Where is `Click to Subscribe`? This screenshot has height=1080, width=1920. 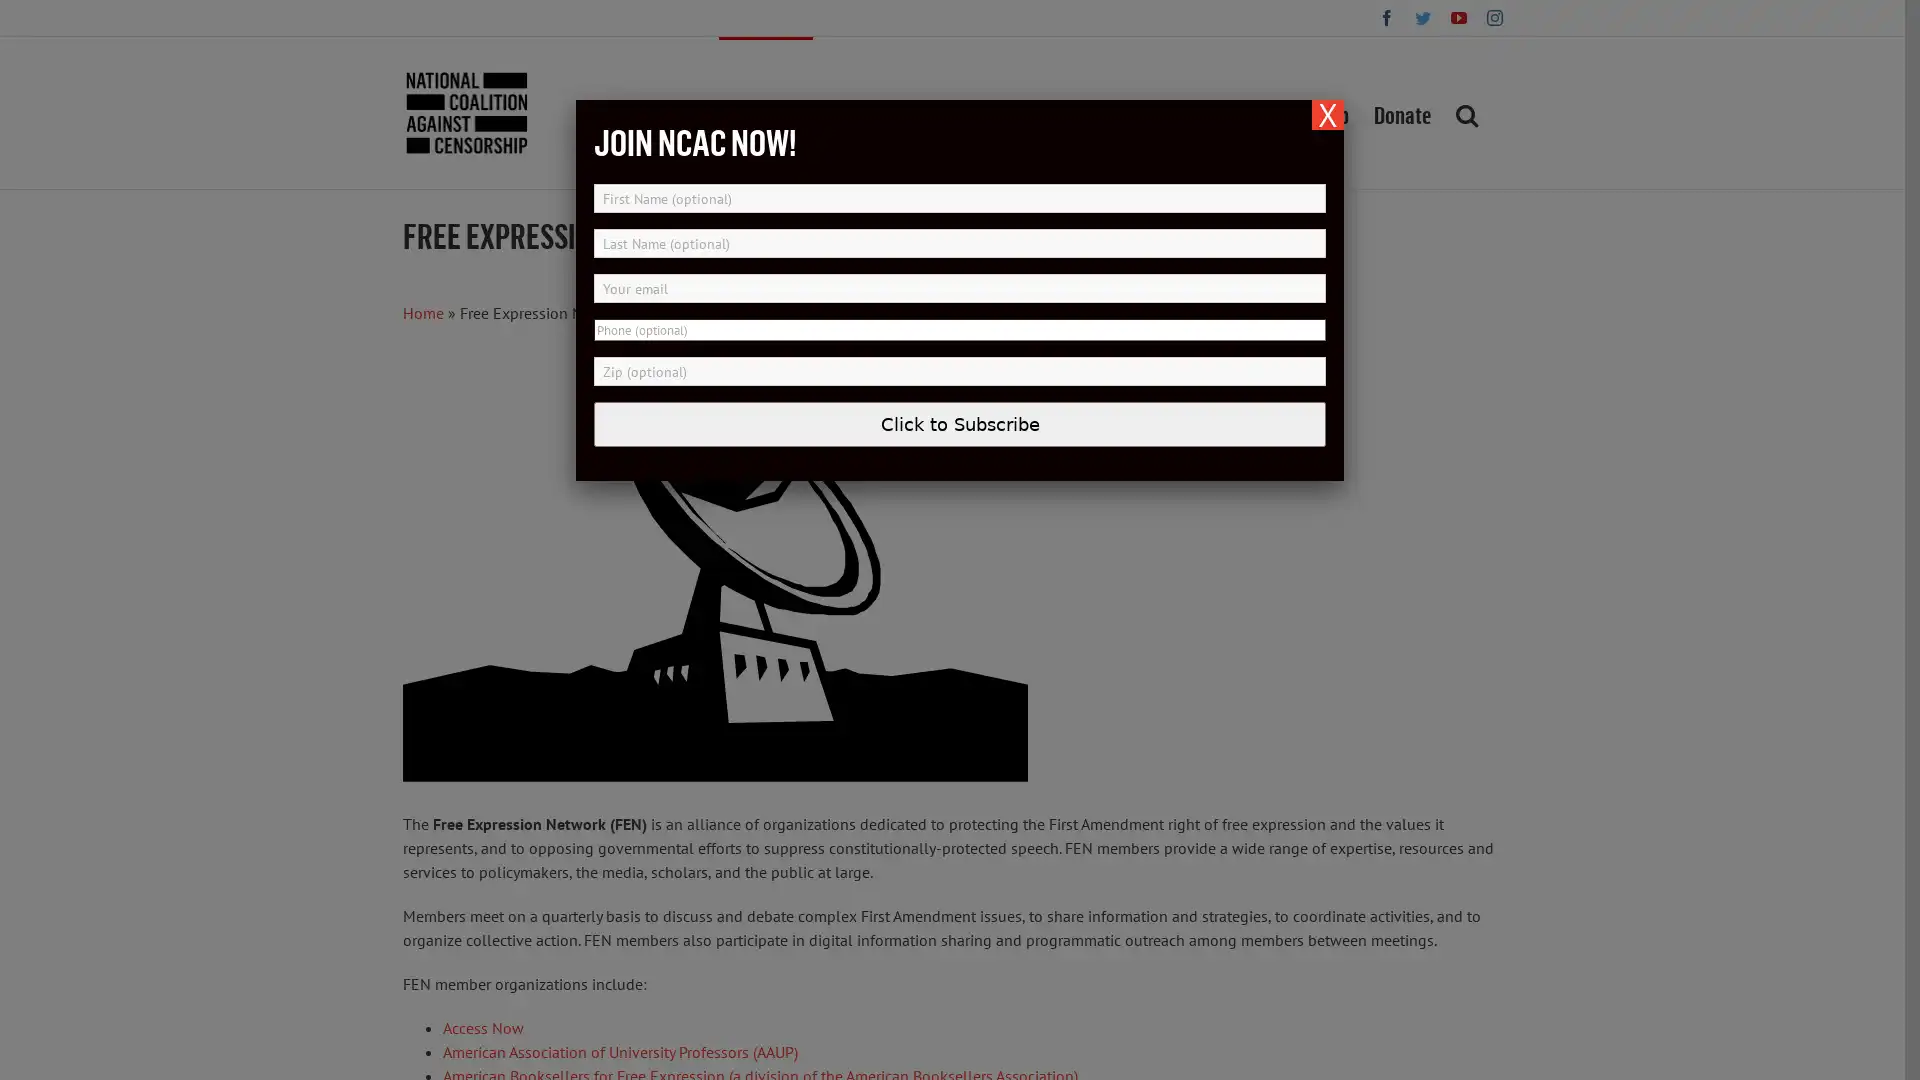 Click to Subscribe is located at coordinates (960, 423).